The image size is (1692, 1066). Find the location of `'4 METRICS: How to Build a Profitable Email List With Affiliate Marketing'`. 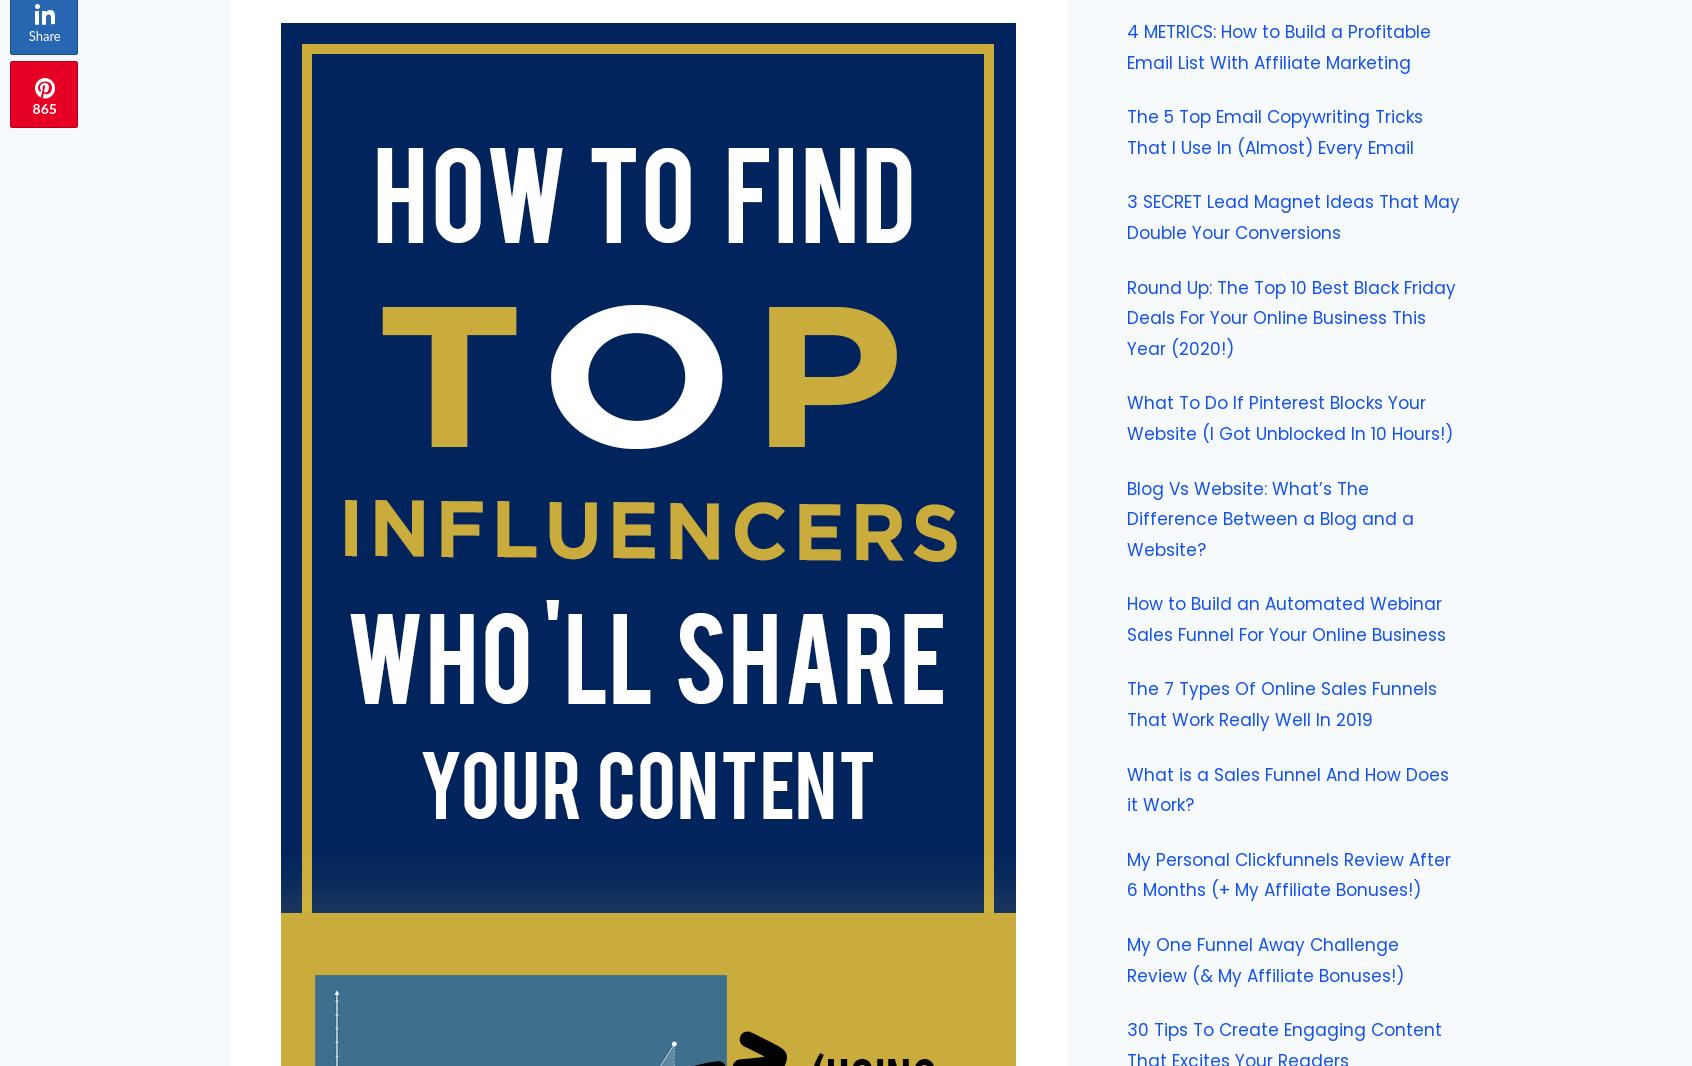

'4 METRICS: How to Build a Profitable Email List With Affiliate Marketing' is located at coordinates (1277, 45).